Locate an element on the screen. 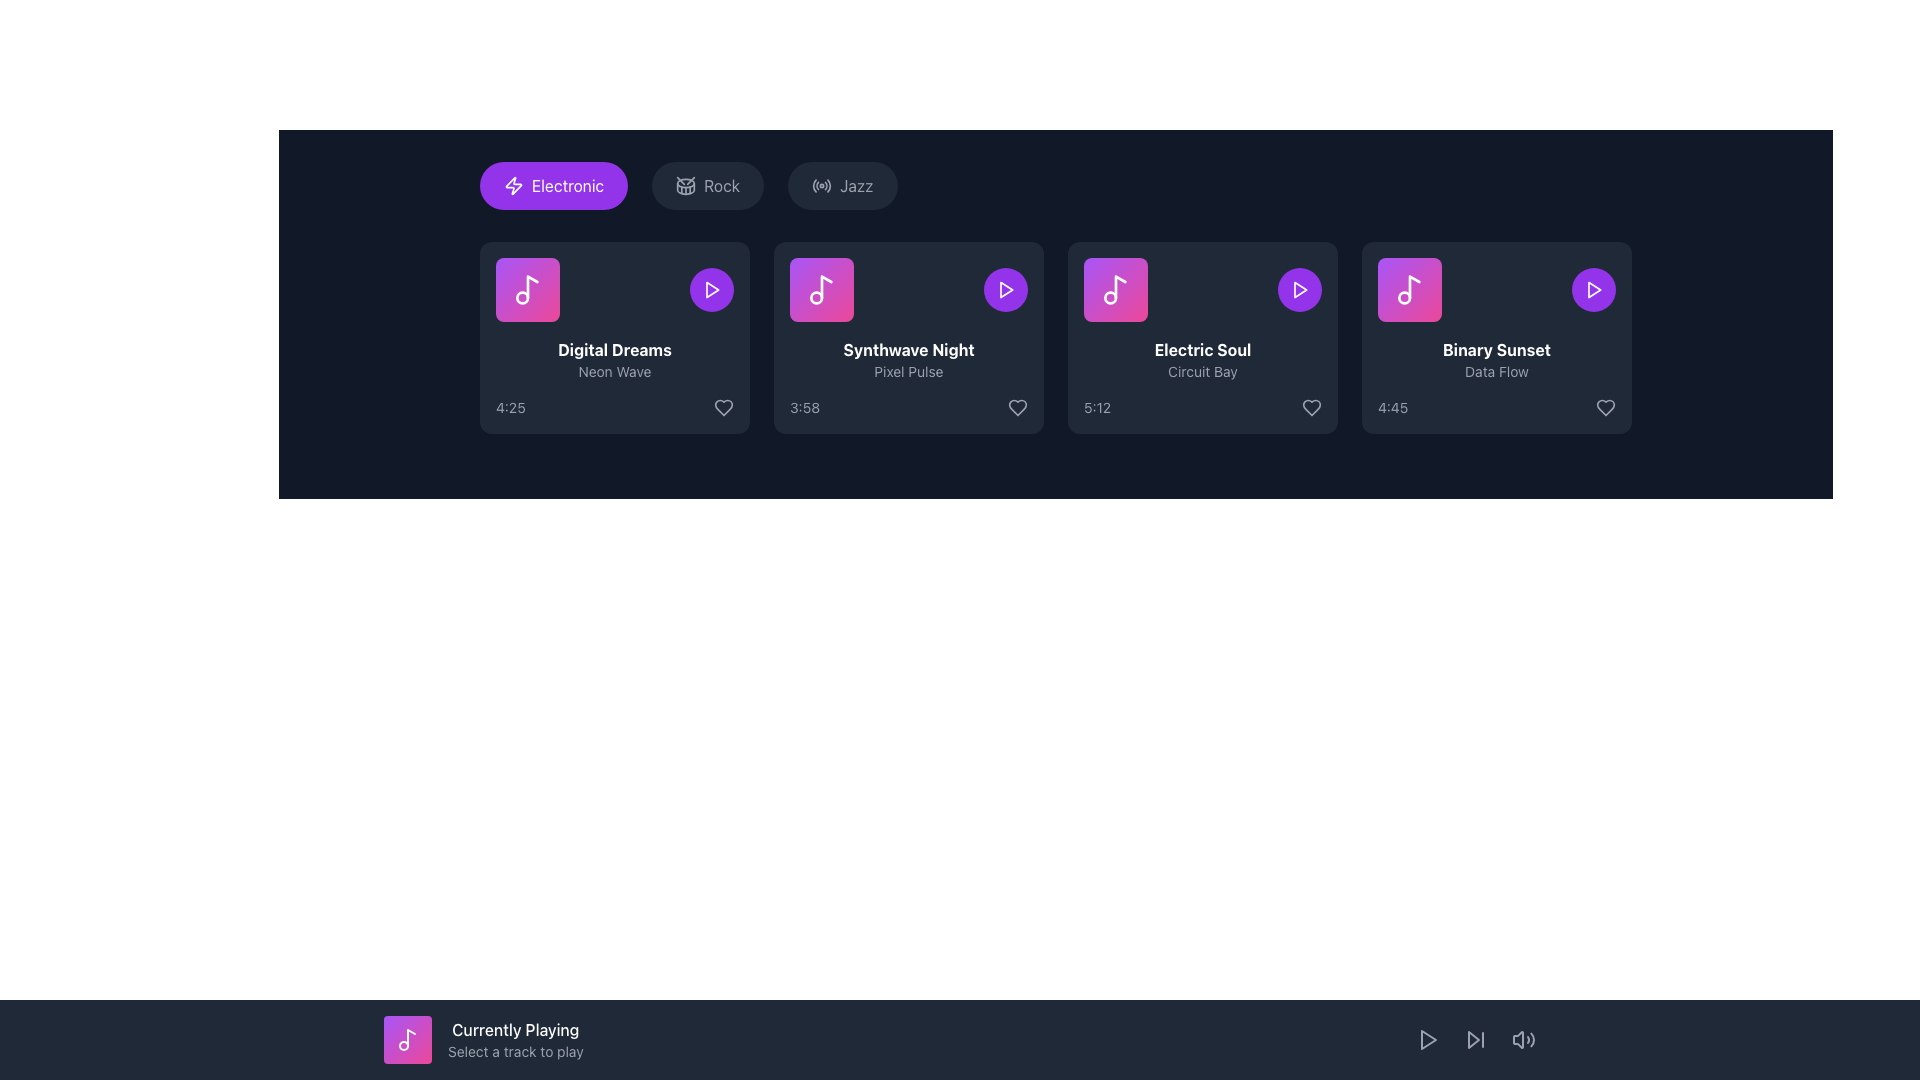 This screenshot has height=1080, width=1920. the graphical representation of the 'Rock' genre icon, which is positioned to the left of the 'Rock' text label in a group of genre buttons near the top-center of the interface is located at coordinates (686, 185).